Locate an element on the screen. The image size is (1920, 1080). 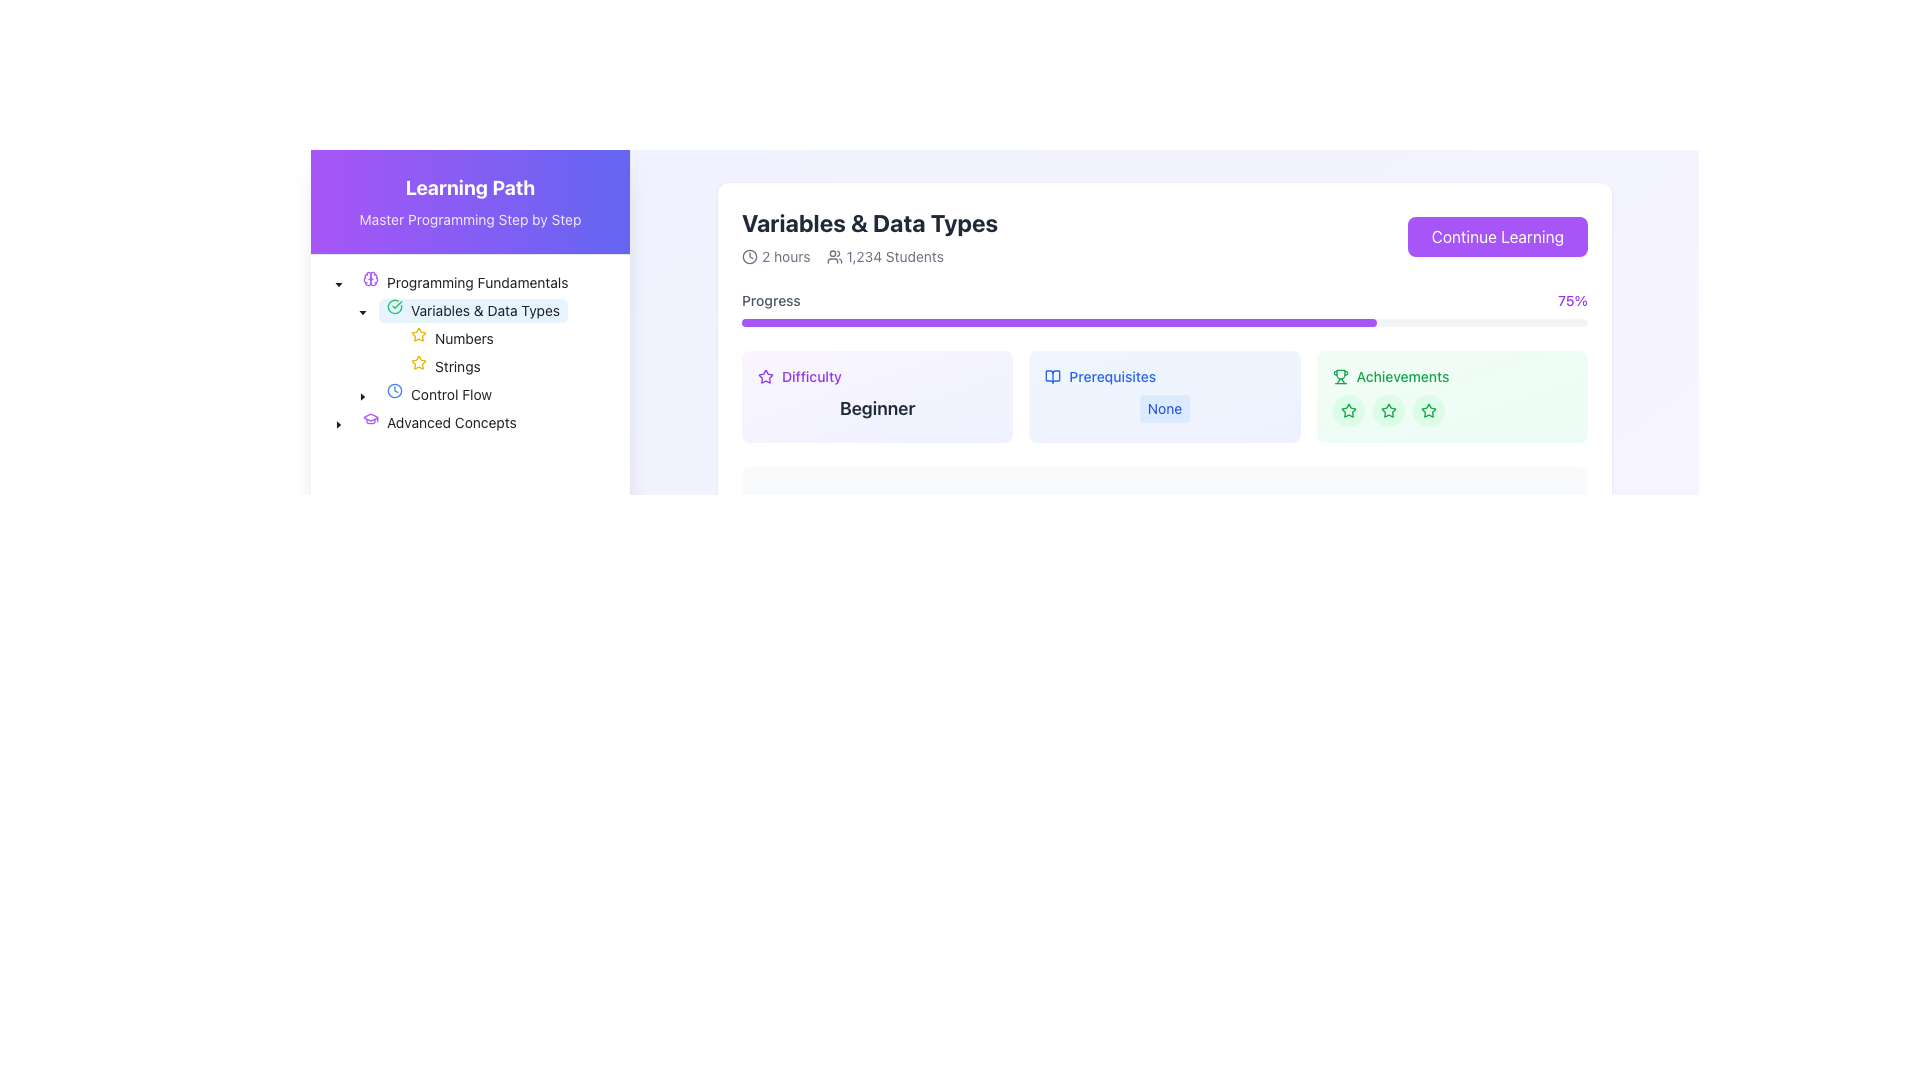
the green-outlined star icon indicator in the Achievements section, which is the first among three similar circular elements near the progress bar is located at coordinates (1348, 410).